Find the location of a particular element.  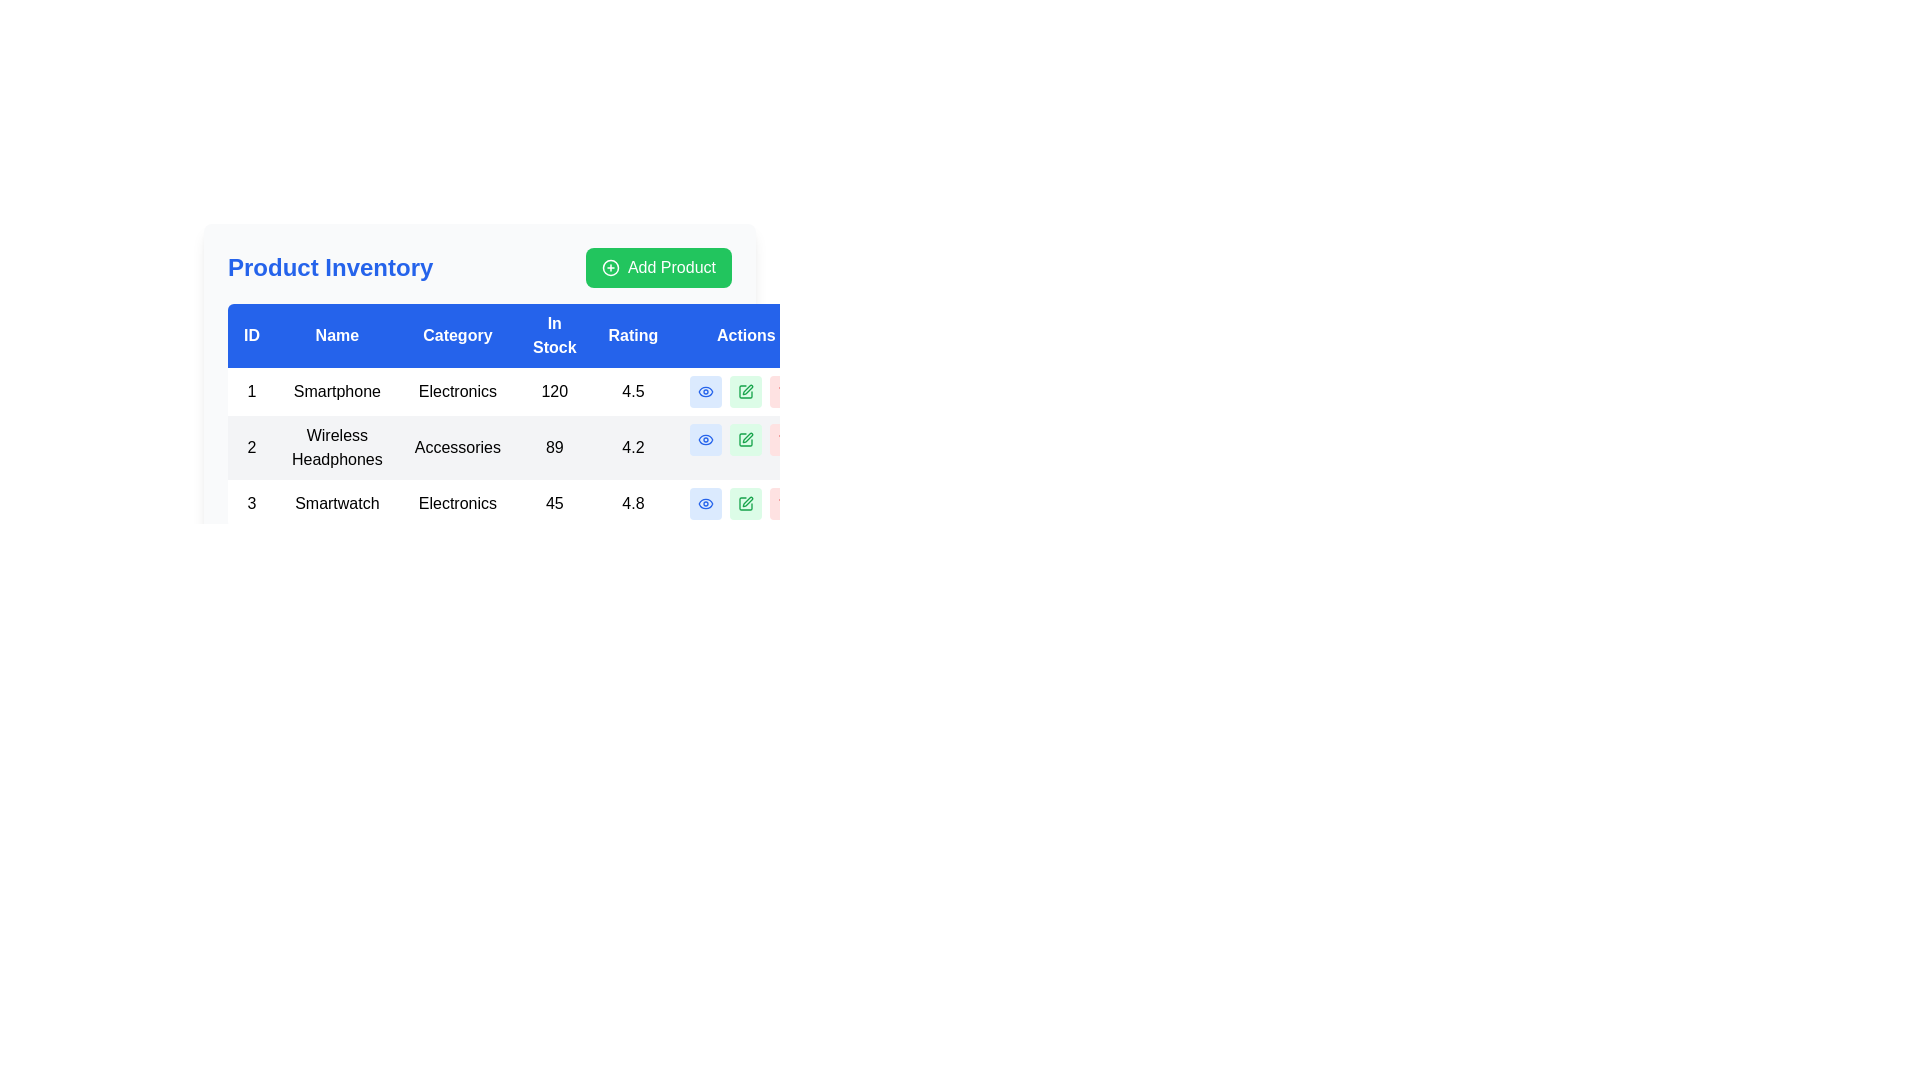

the green button with a white '+' icon and 'Add Product' text is located at coordinates (658, 266).